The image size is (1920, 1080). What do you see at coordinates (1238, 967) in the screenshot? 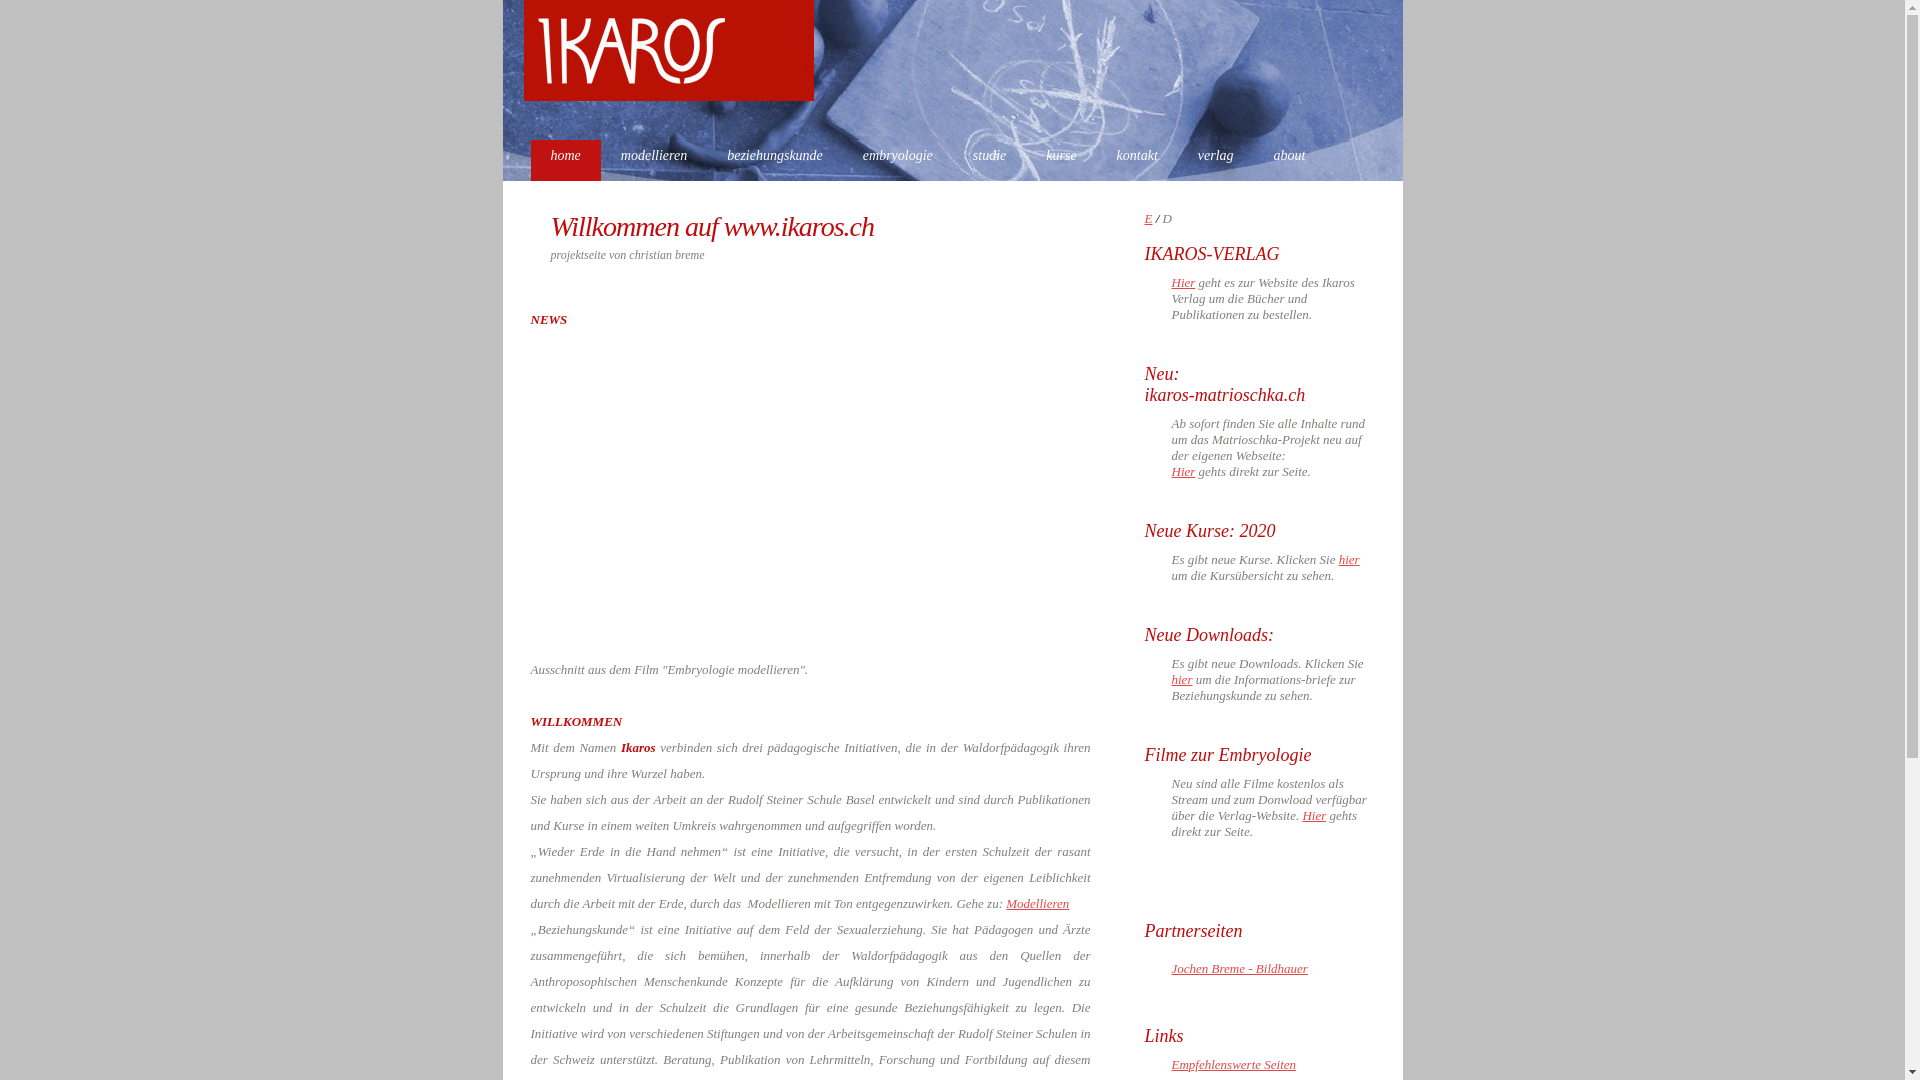
I see `'Jochen Breme - Bildhauer'` at bounding box center [1238, 967].